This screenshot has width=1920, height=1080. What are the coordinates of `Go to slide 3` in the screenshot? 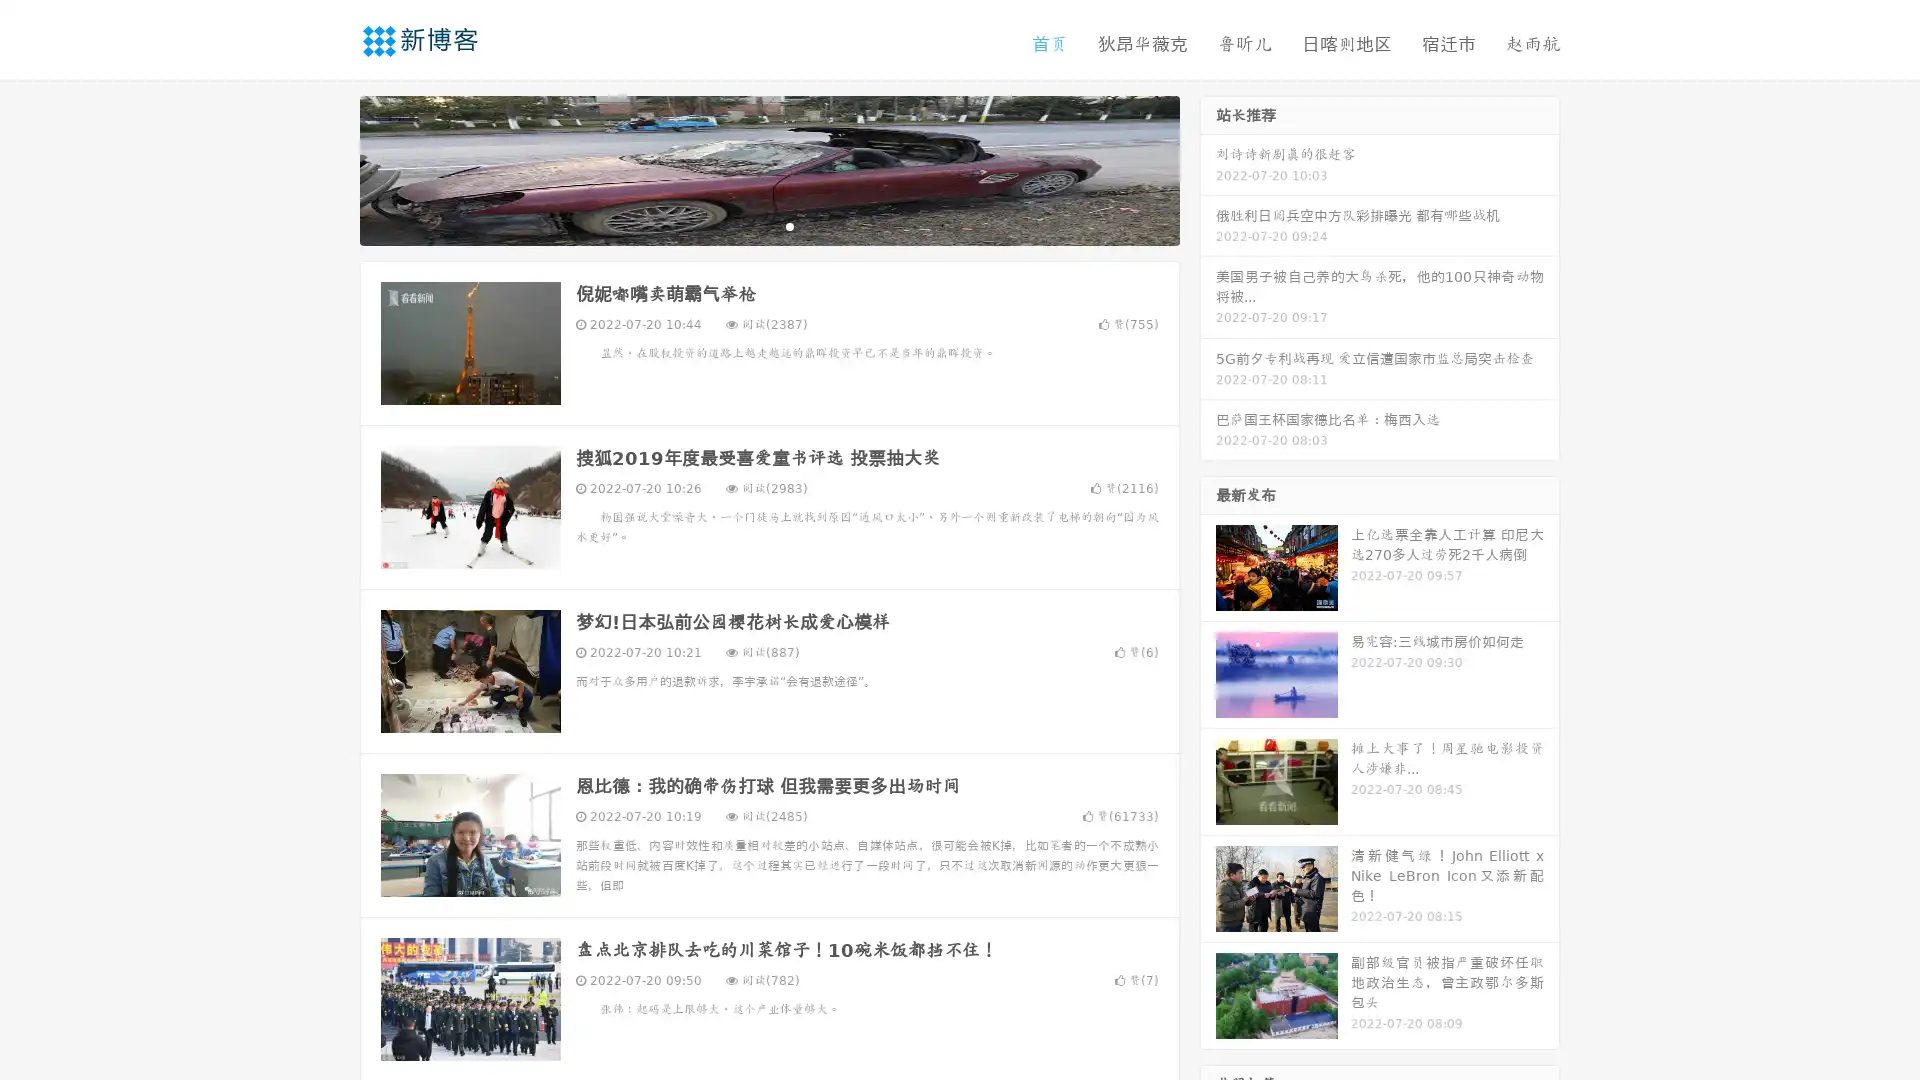 It's located at (789, 225).